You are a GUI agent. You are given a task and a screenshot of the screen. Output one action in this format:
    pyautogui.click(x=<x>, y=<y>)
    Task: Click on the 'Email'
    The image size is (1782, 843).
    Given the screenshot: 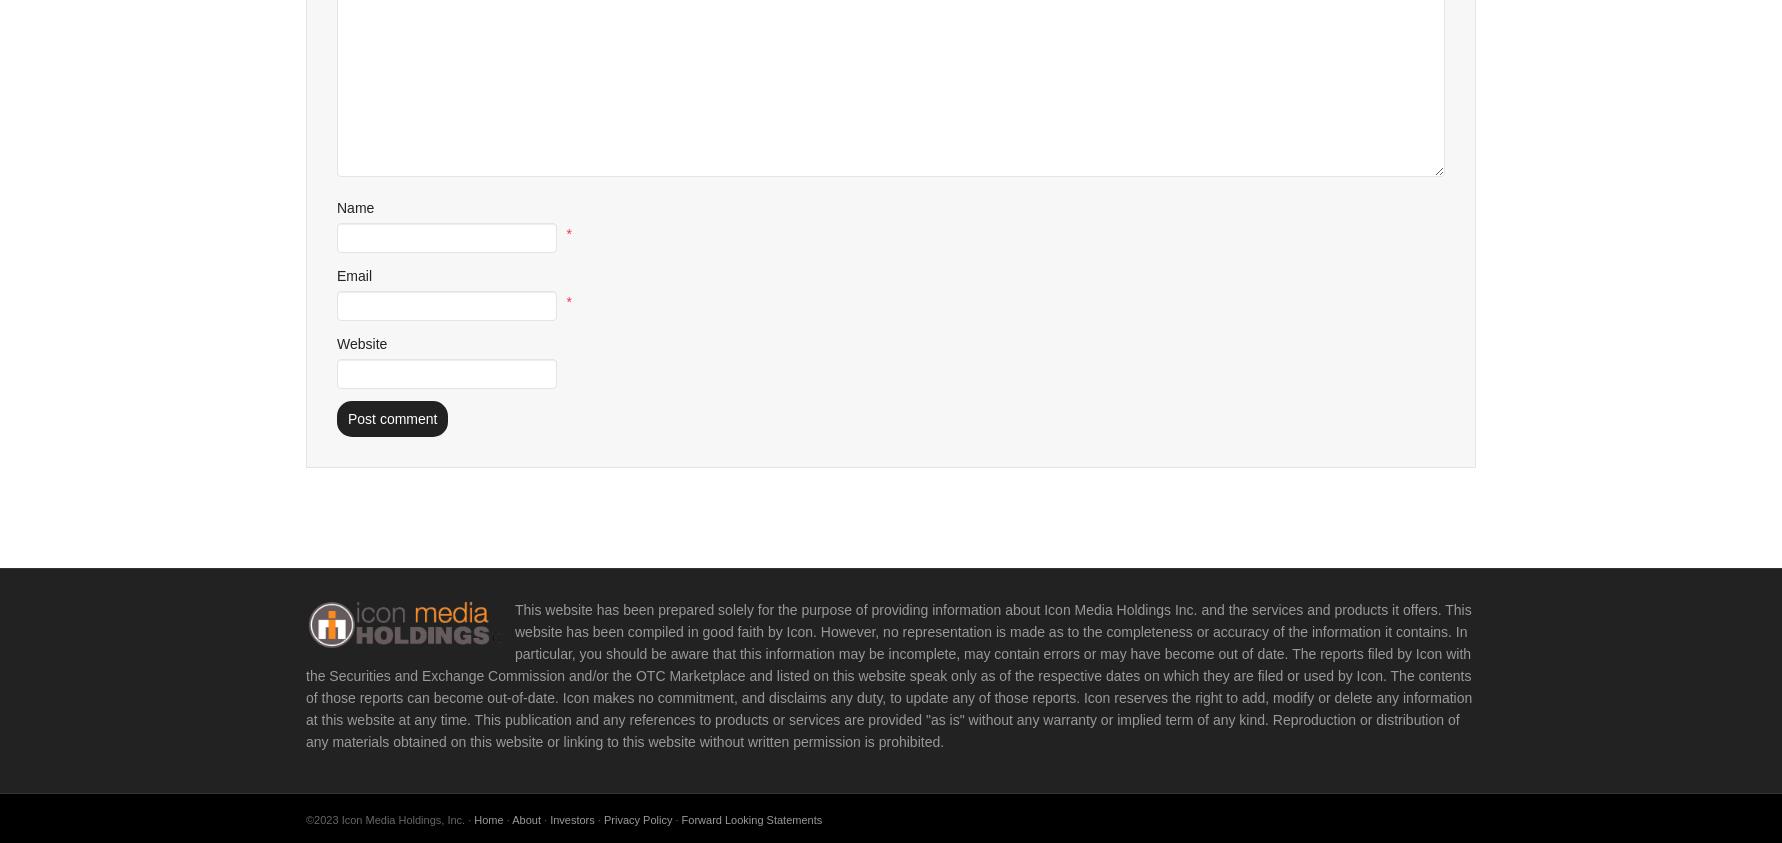 What is the action you would take?
    pyautogui.click(x=335, y=274)
    